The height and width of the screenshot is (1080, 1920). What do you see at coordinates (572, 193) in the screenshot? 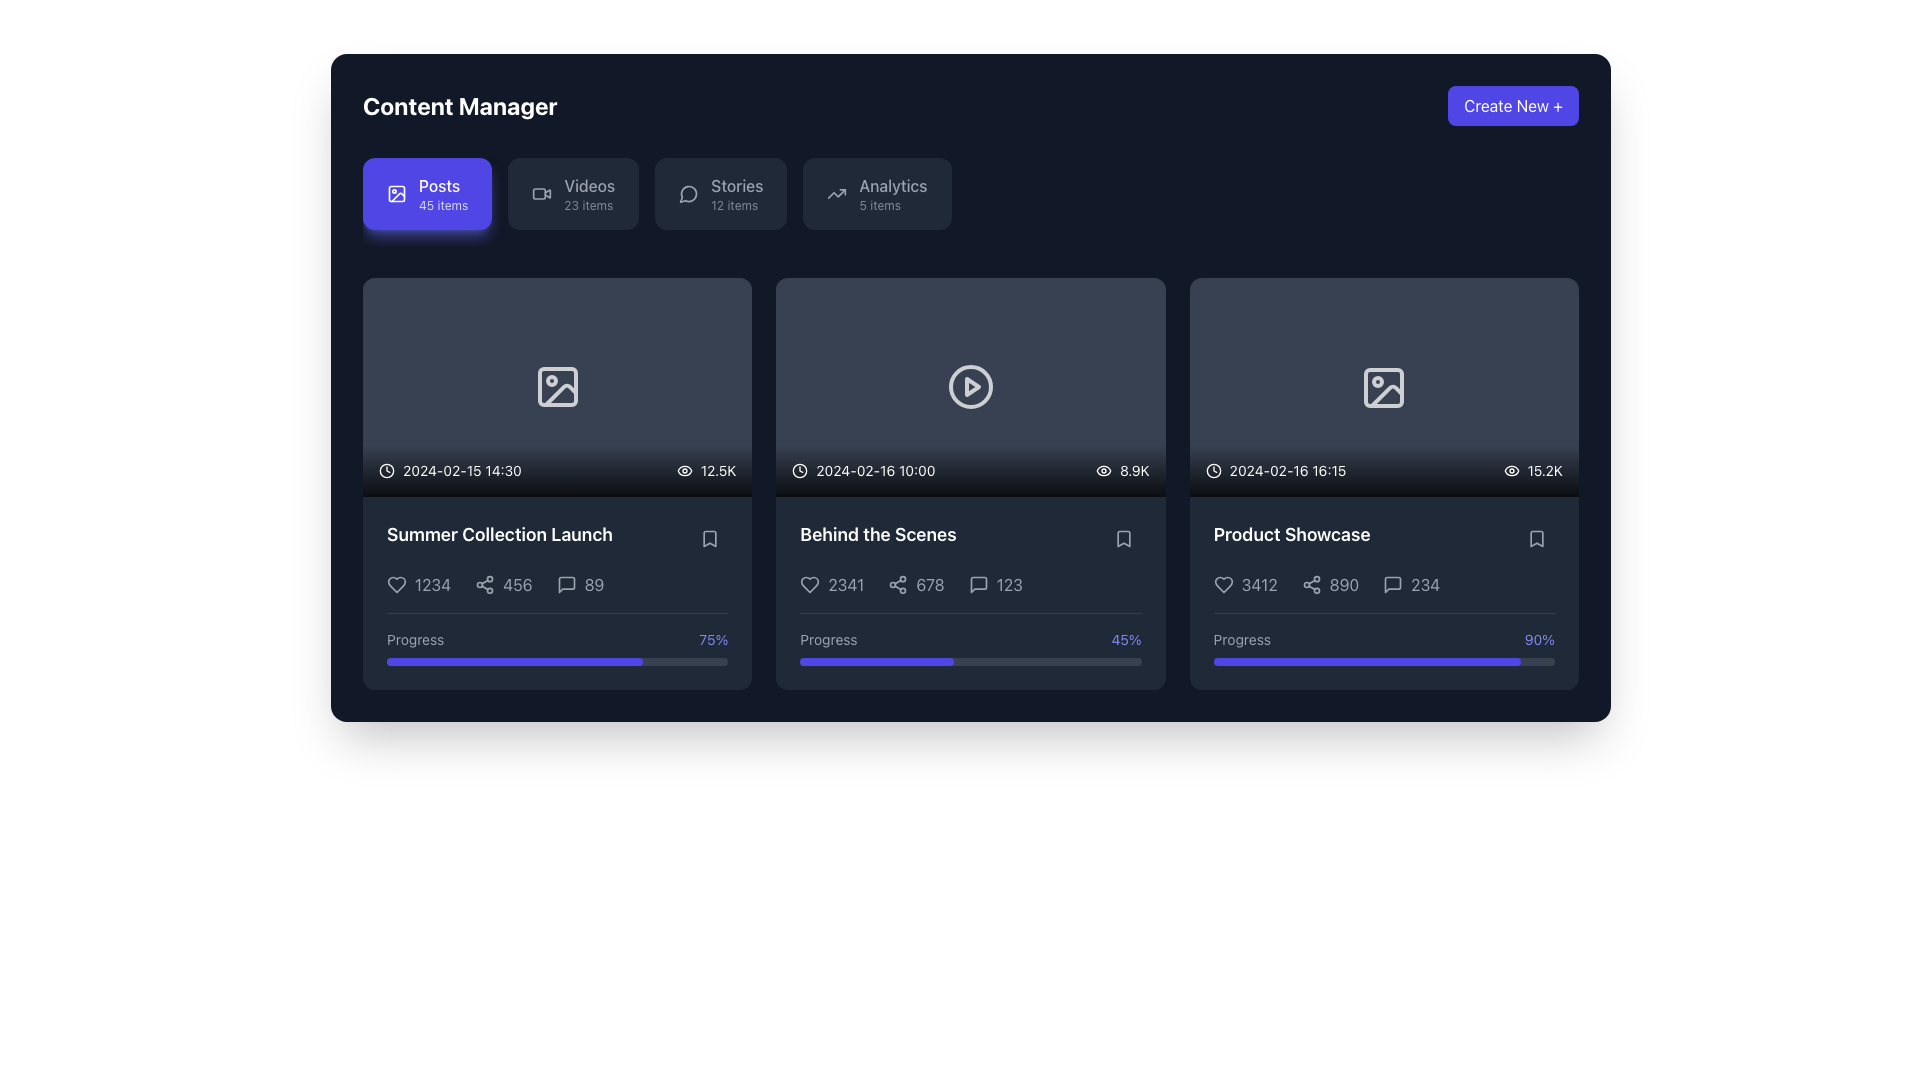
I see `the 'Videos' button, which is a rectangular section with a dark gray background, containing a video camera icon on the left and the text 'Videos' and '23 items' on the right` at bounding box center [572, 193].